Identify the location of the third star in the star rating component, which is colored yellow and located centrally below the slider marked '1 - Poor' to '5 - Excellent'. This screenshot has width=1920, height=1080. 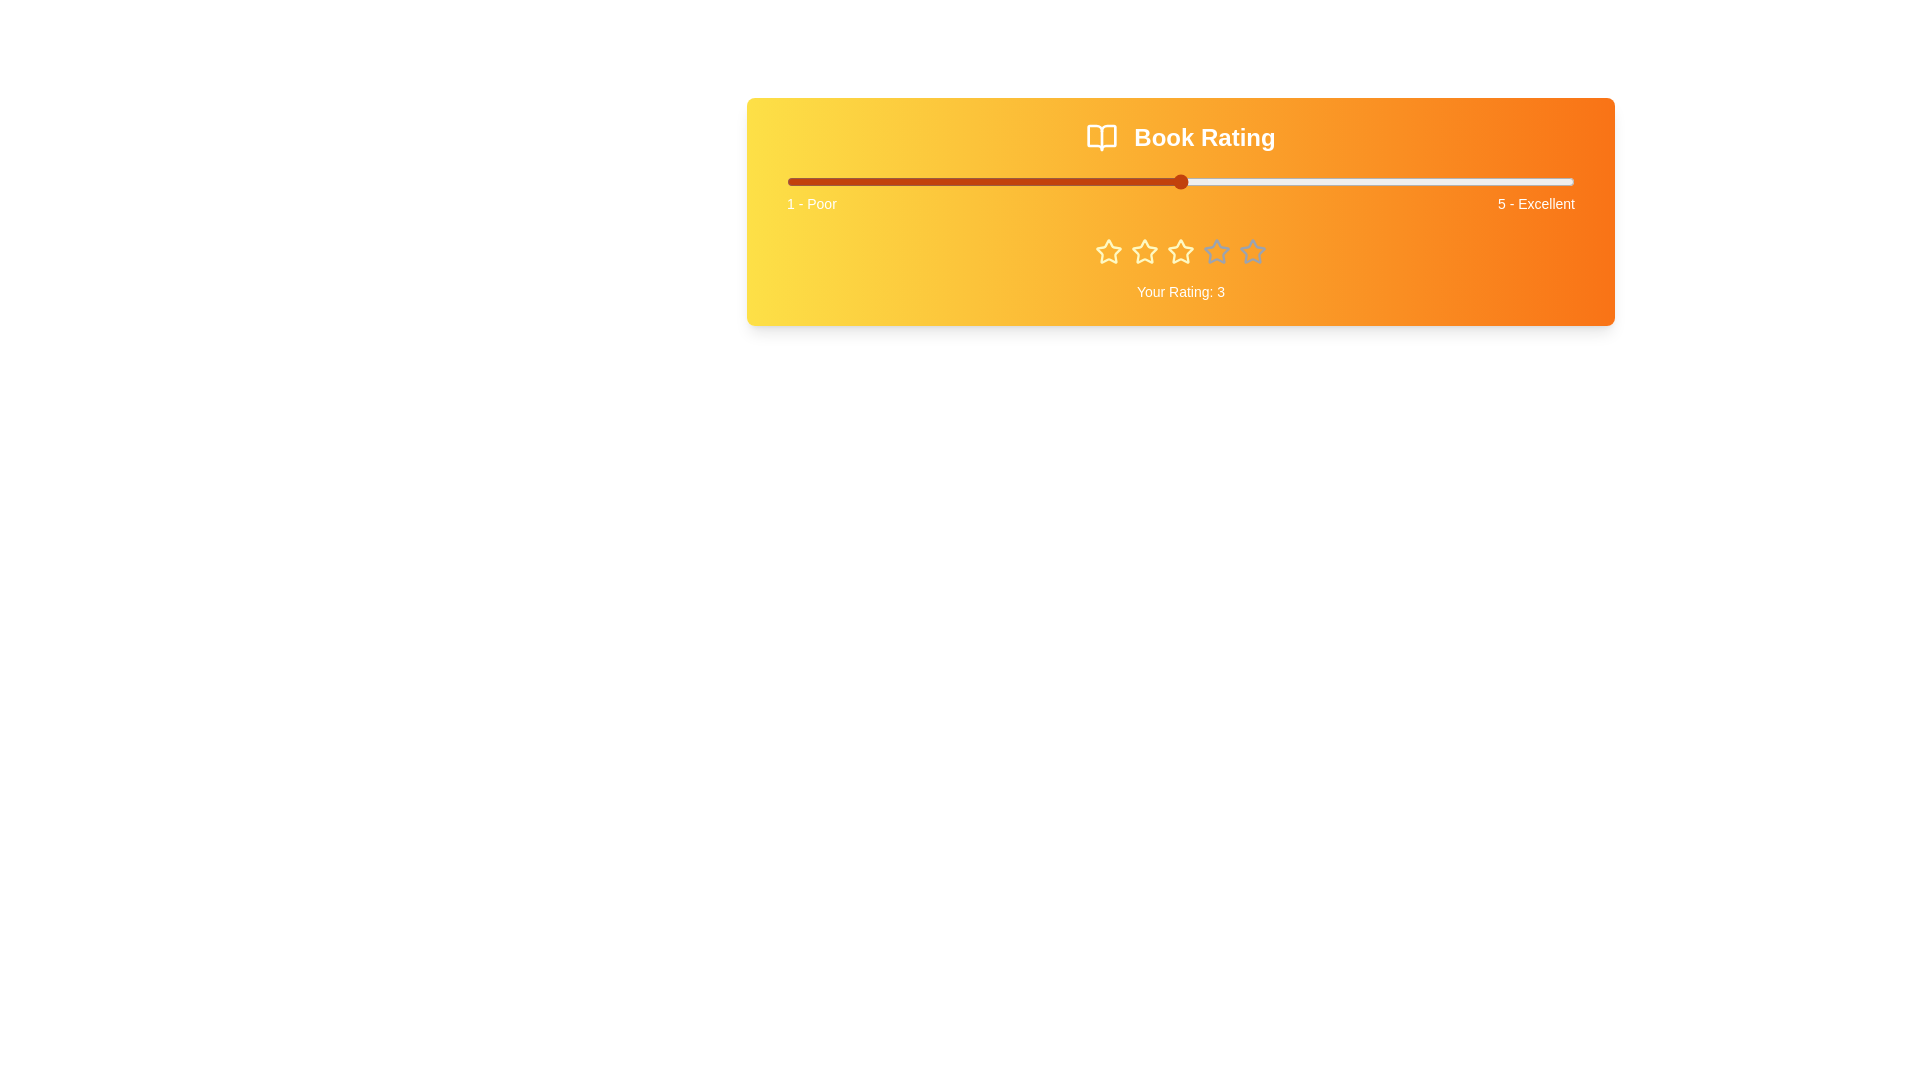
(1180, 250).